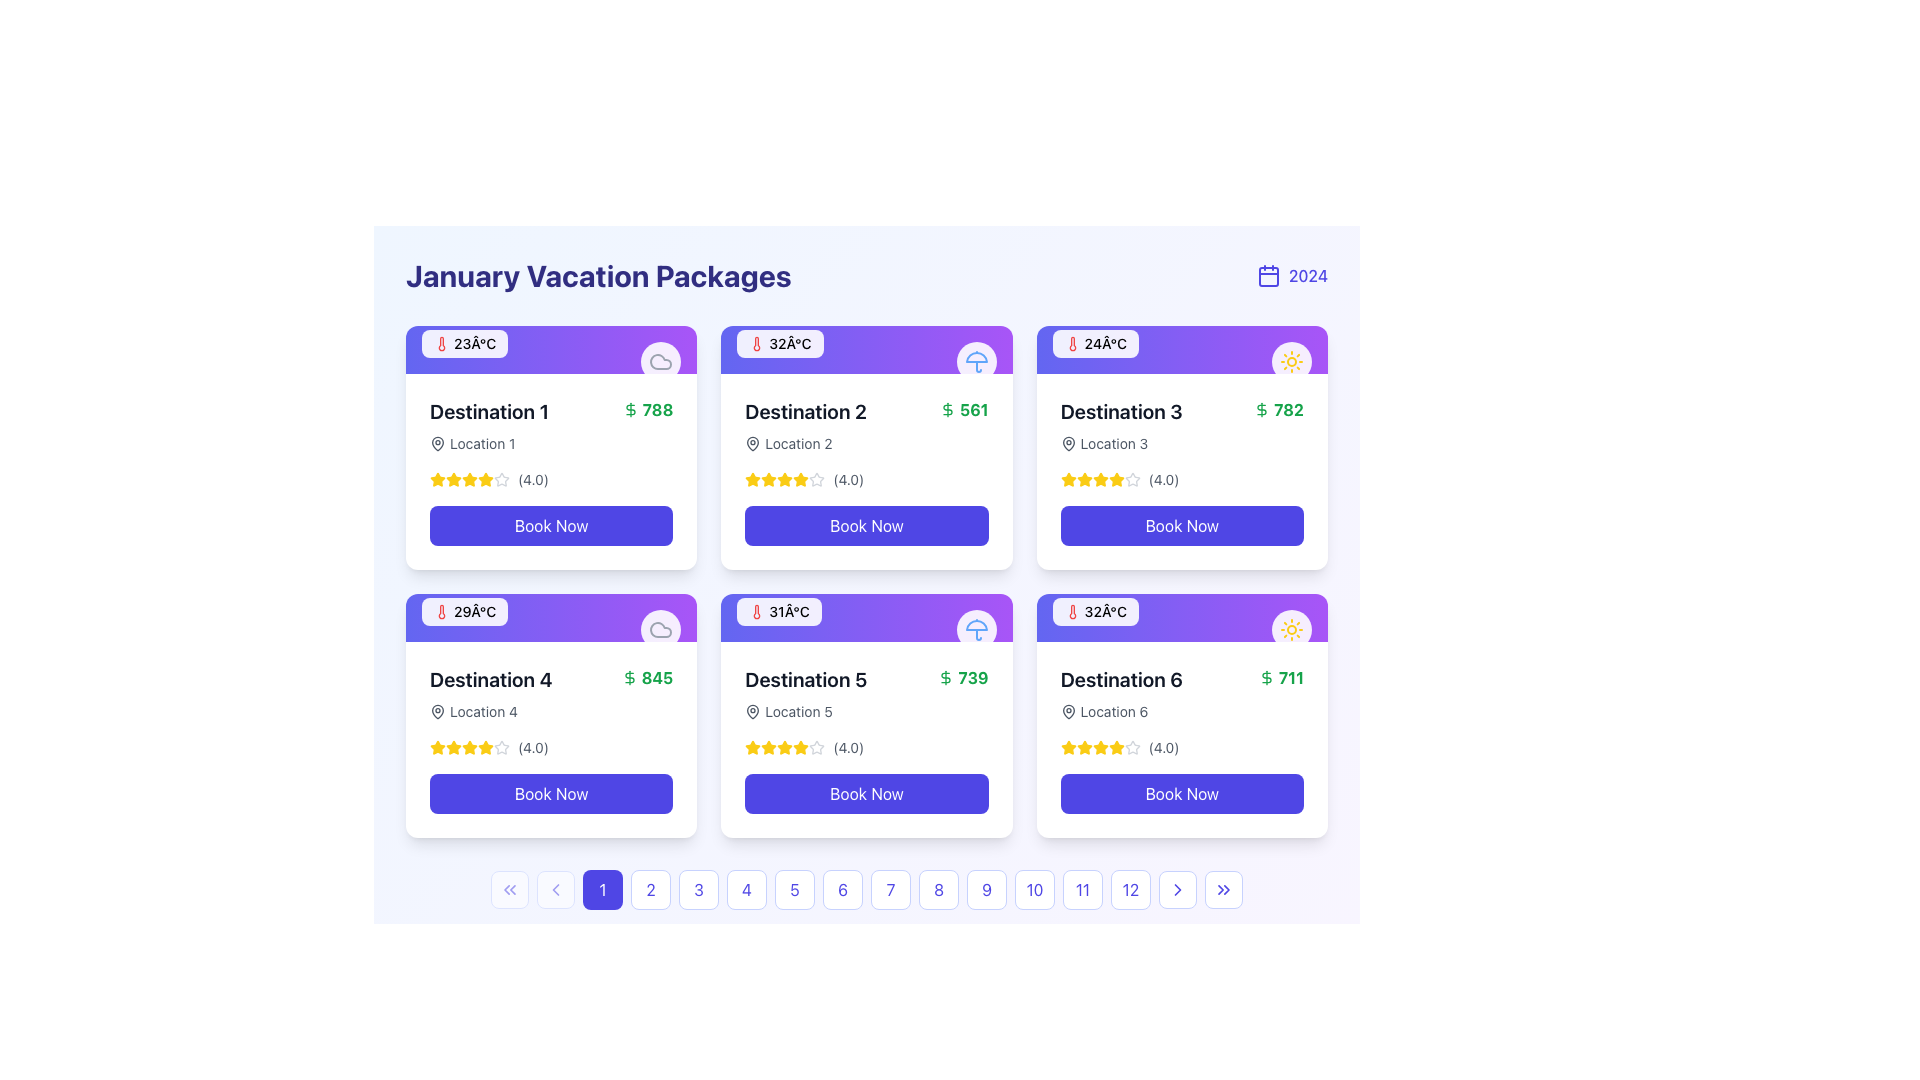 The height and width of the screenshot is (1080, 1920). What do you see at coordinates (453, 479) in the screenshot?
I see `the second star icon in the 5-star rating display system` at bounding box center [453, 479].